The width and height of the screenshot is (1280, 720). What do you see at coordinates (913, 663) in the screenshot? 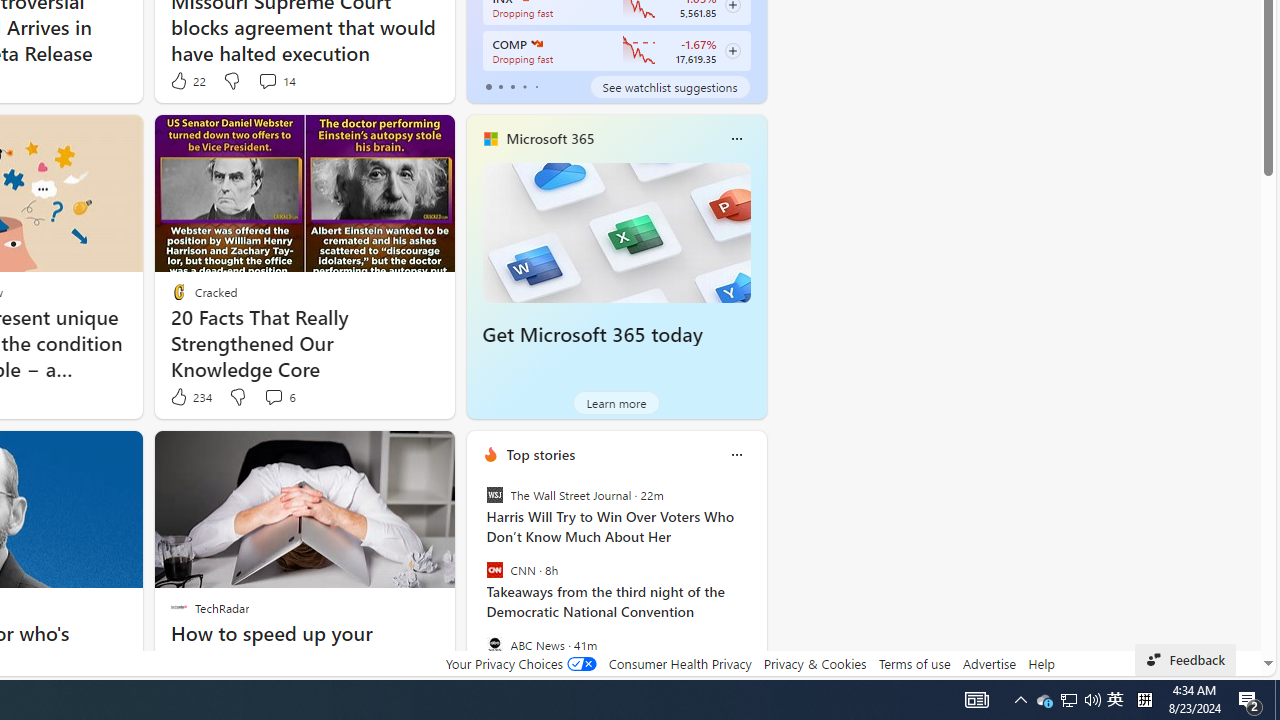
I see `'Terms of use'` at bounding box center [913, 663].